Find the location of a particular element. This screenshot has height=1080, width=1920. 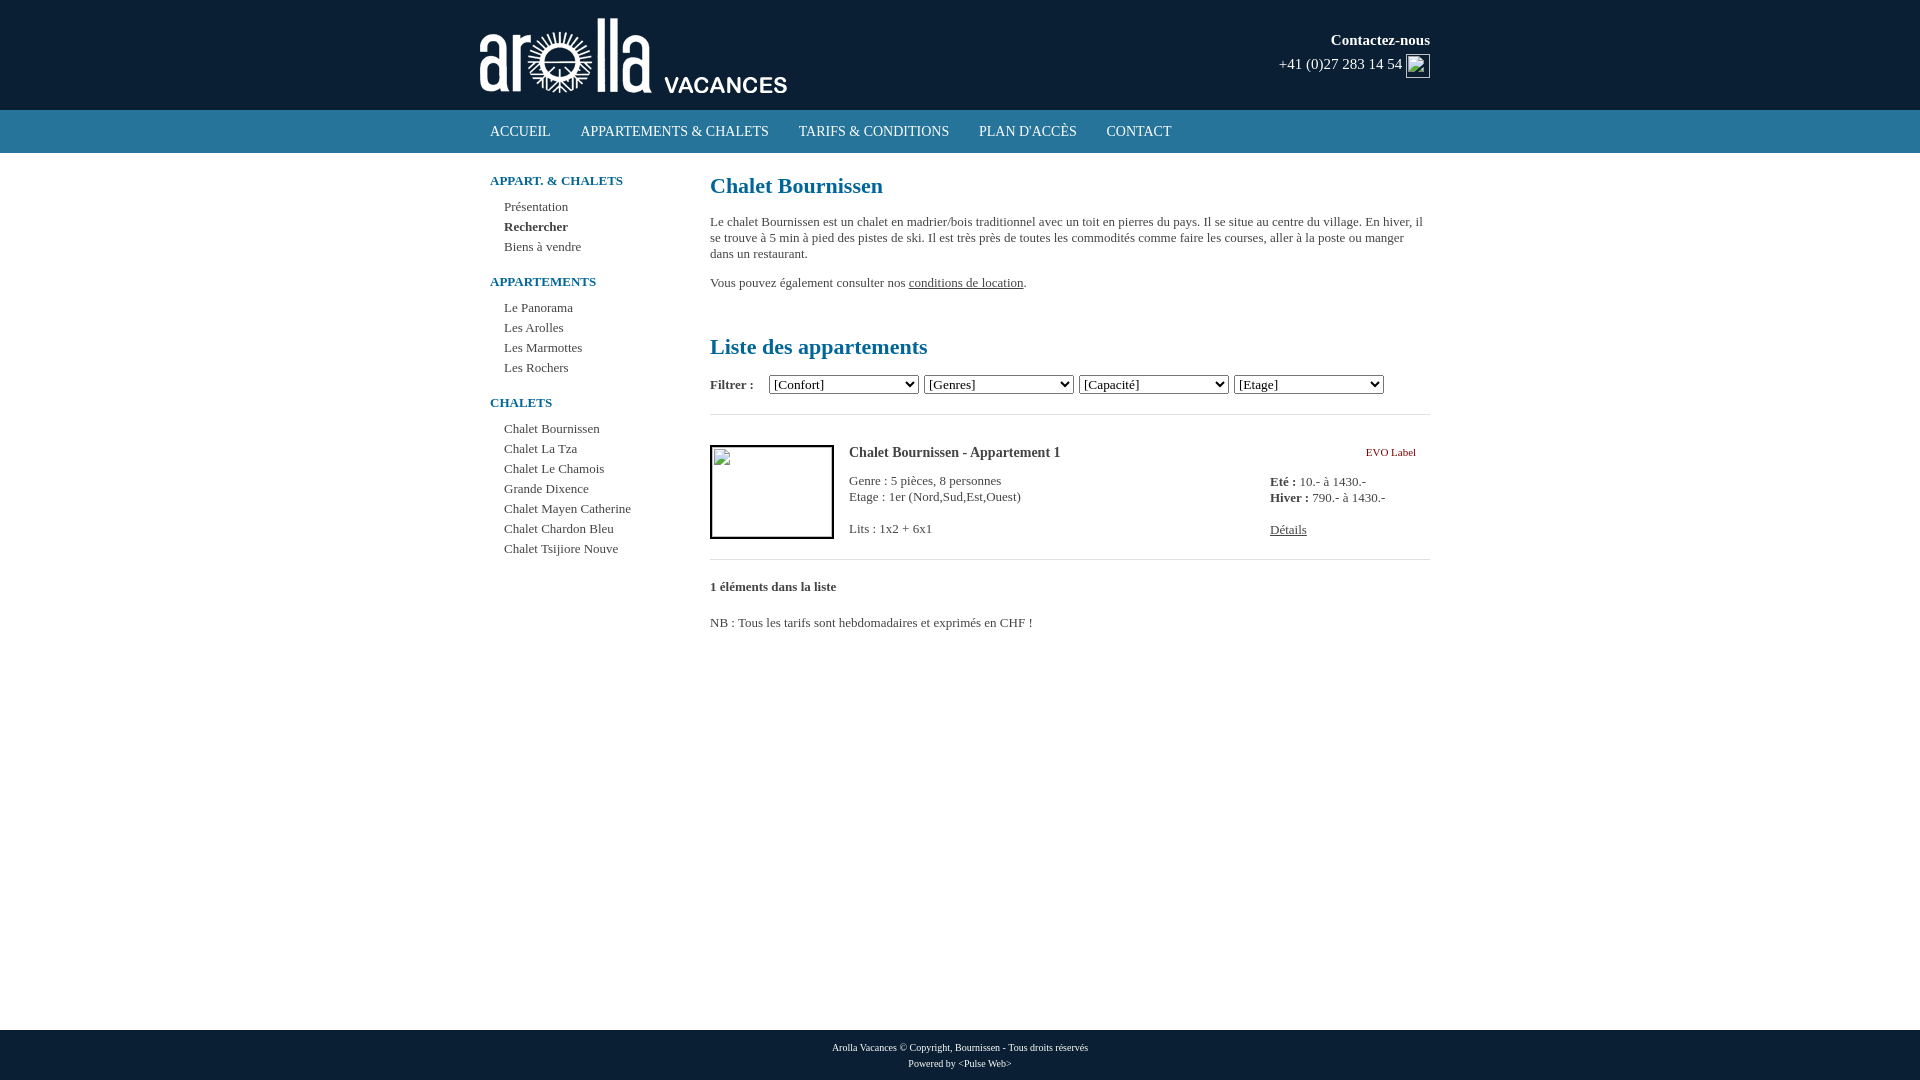

'Chalet La Tza' is located at coordinates (540, 447).